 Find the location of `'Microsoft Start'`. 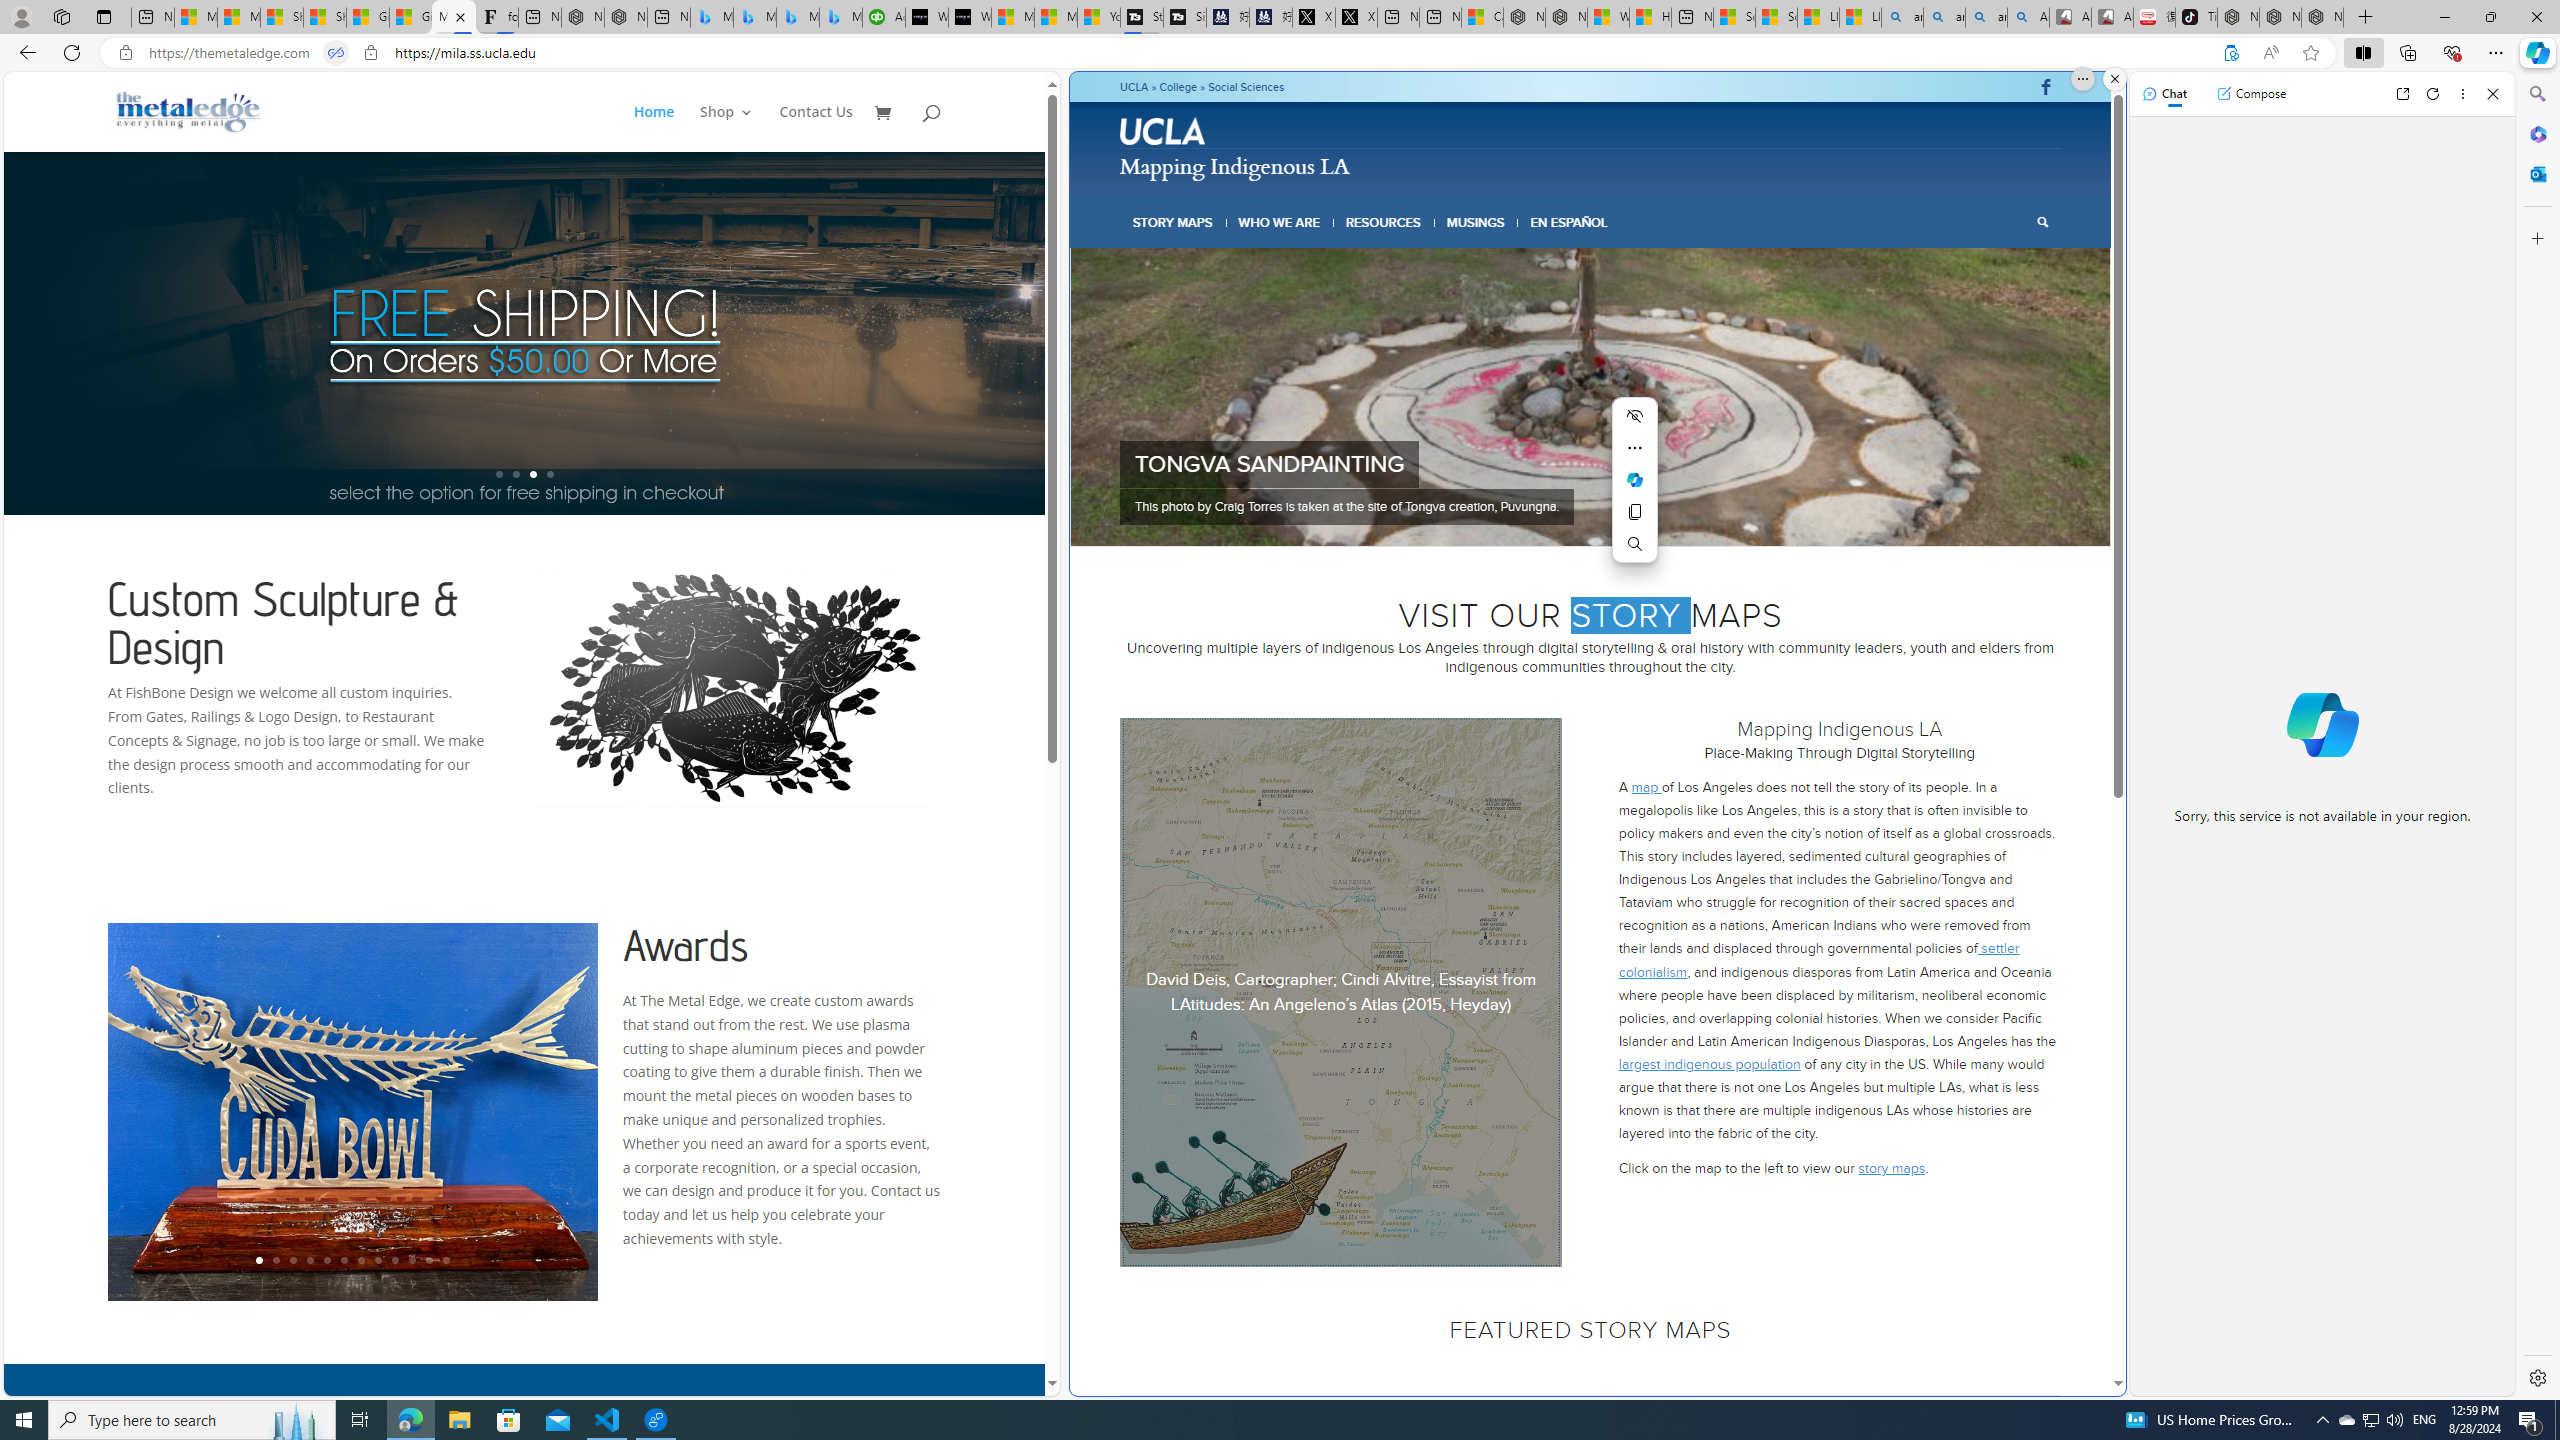

'Microsoft Start' is located at coordinates (1055, 16).